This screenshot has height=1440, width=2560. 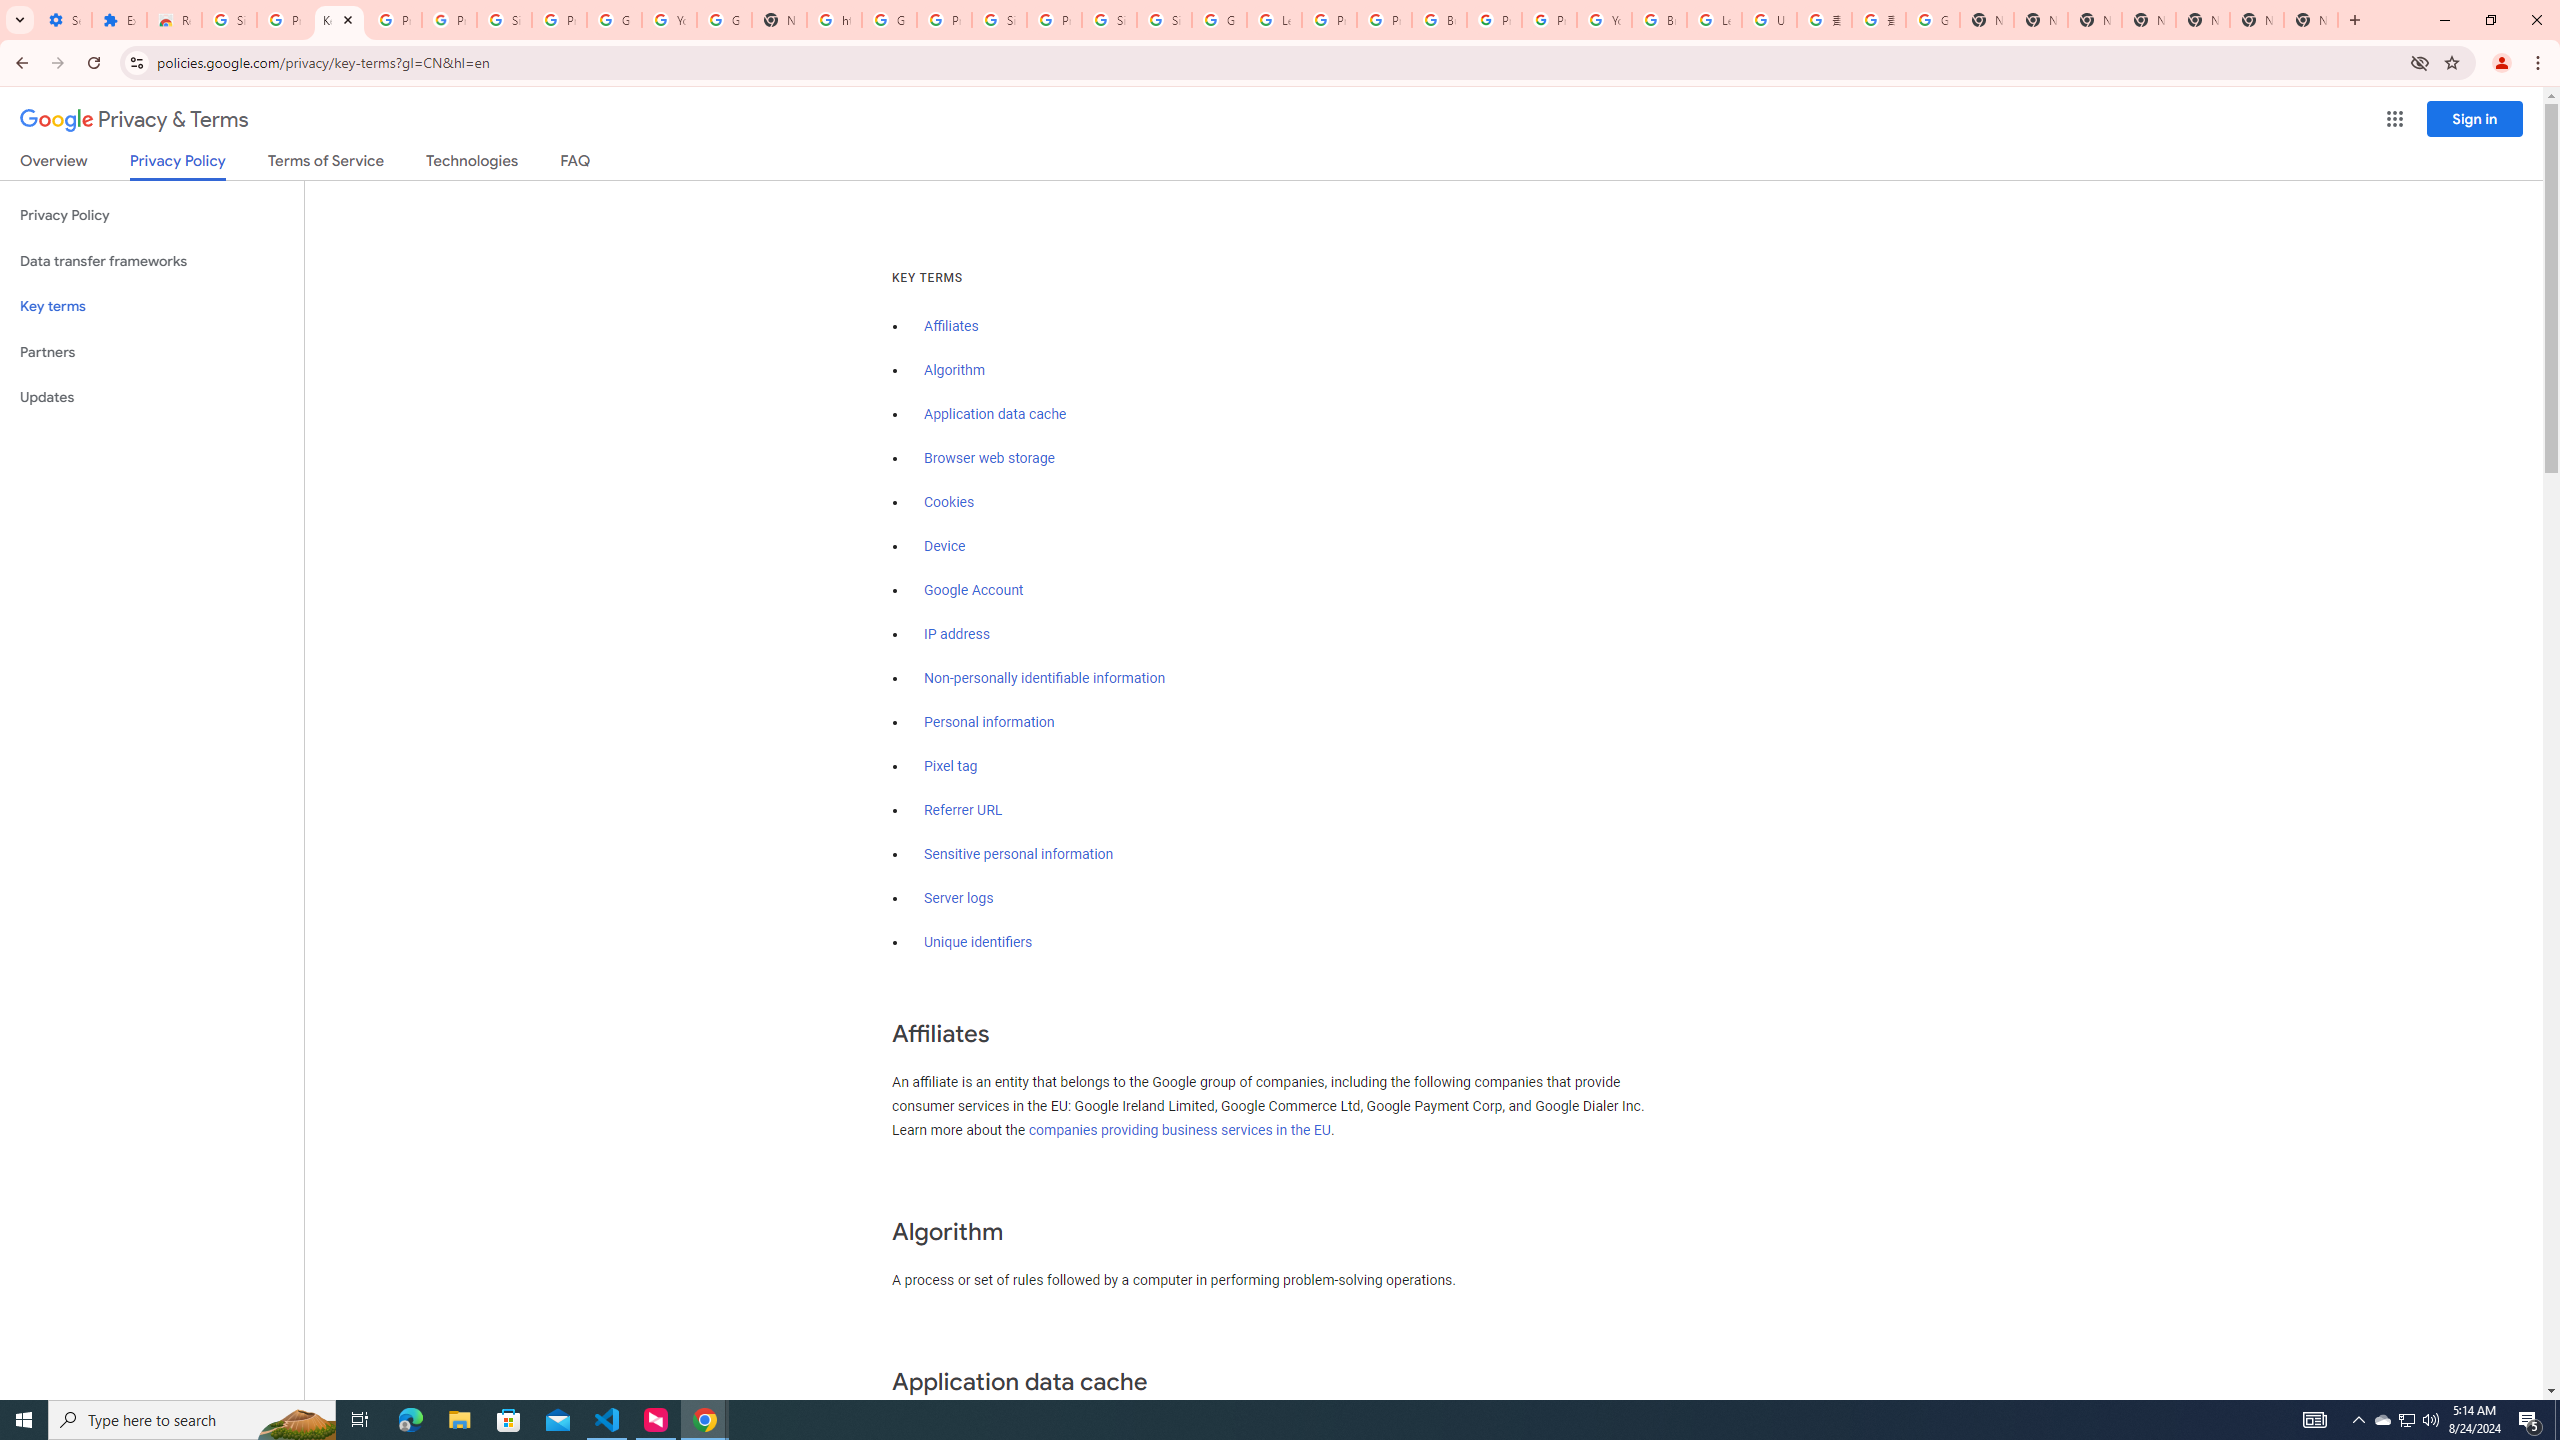 What do you see at coordinates (1018, 854) in the screenshot?
I see `'Sensitive personal information'` at bounding box center [1018, 854].